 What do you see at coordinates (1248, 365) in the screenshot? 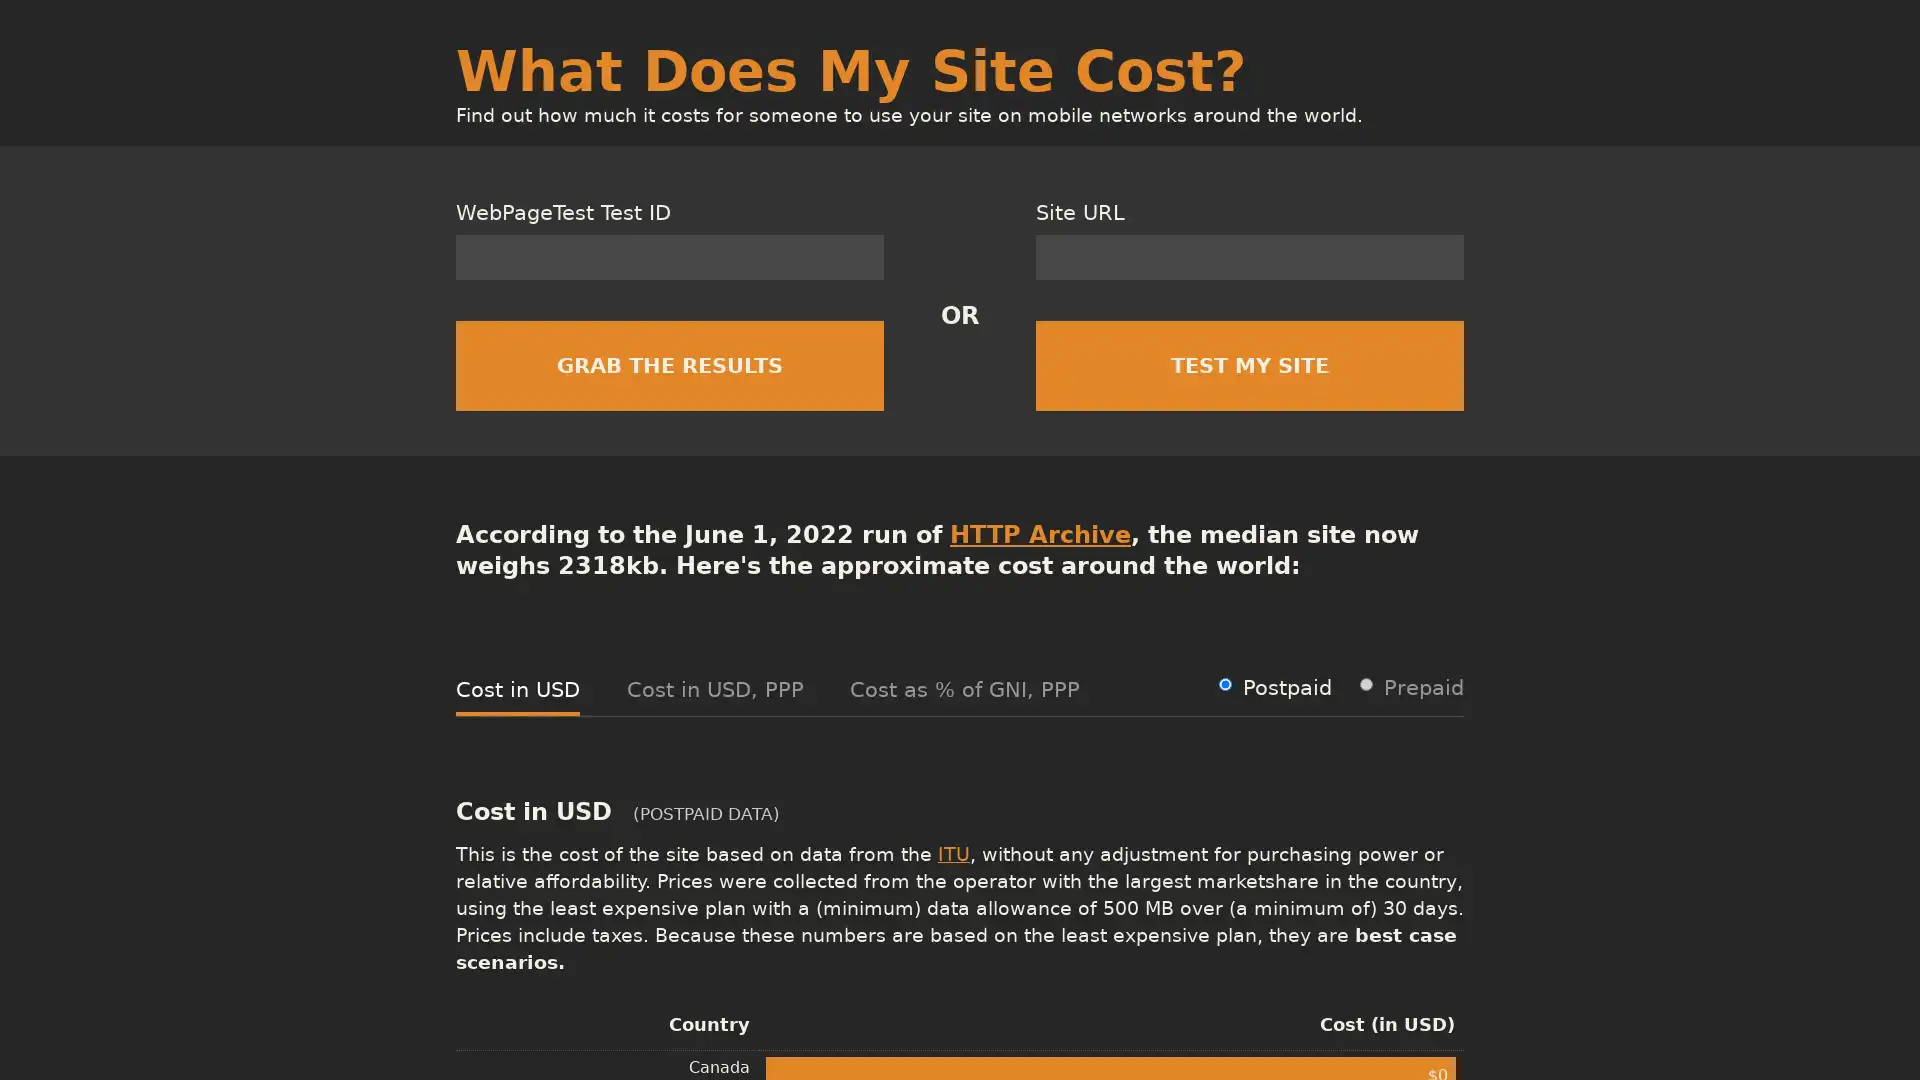
I see `Test my site` at bounding box center [1248, 365].